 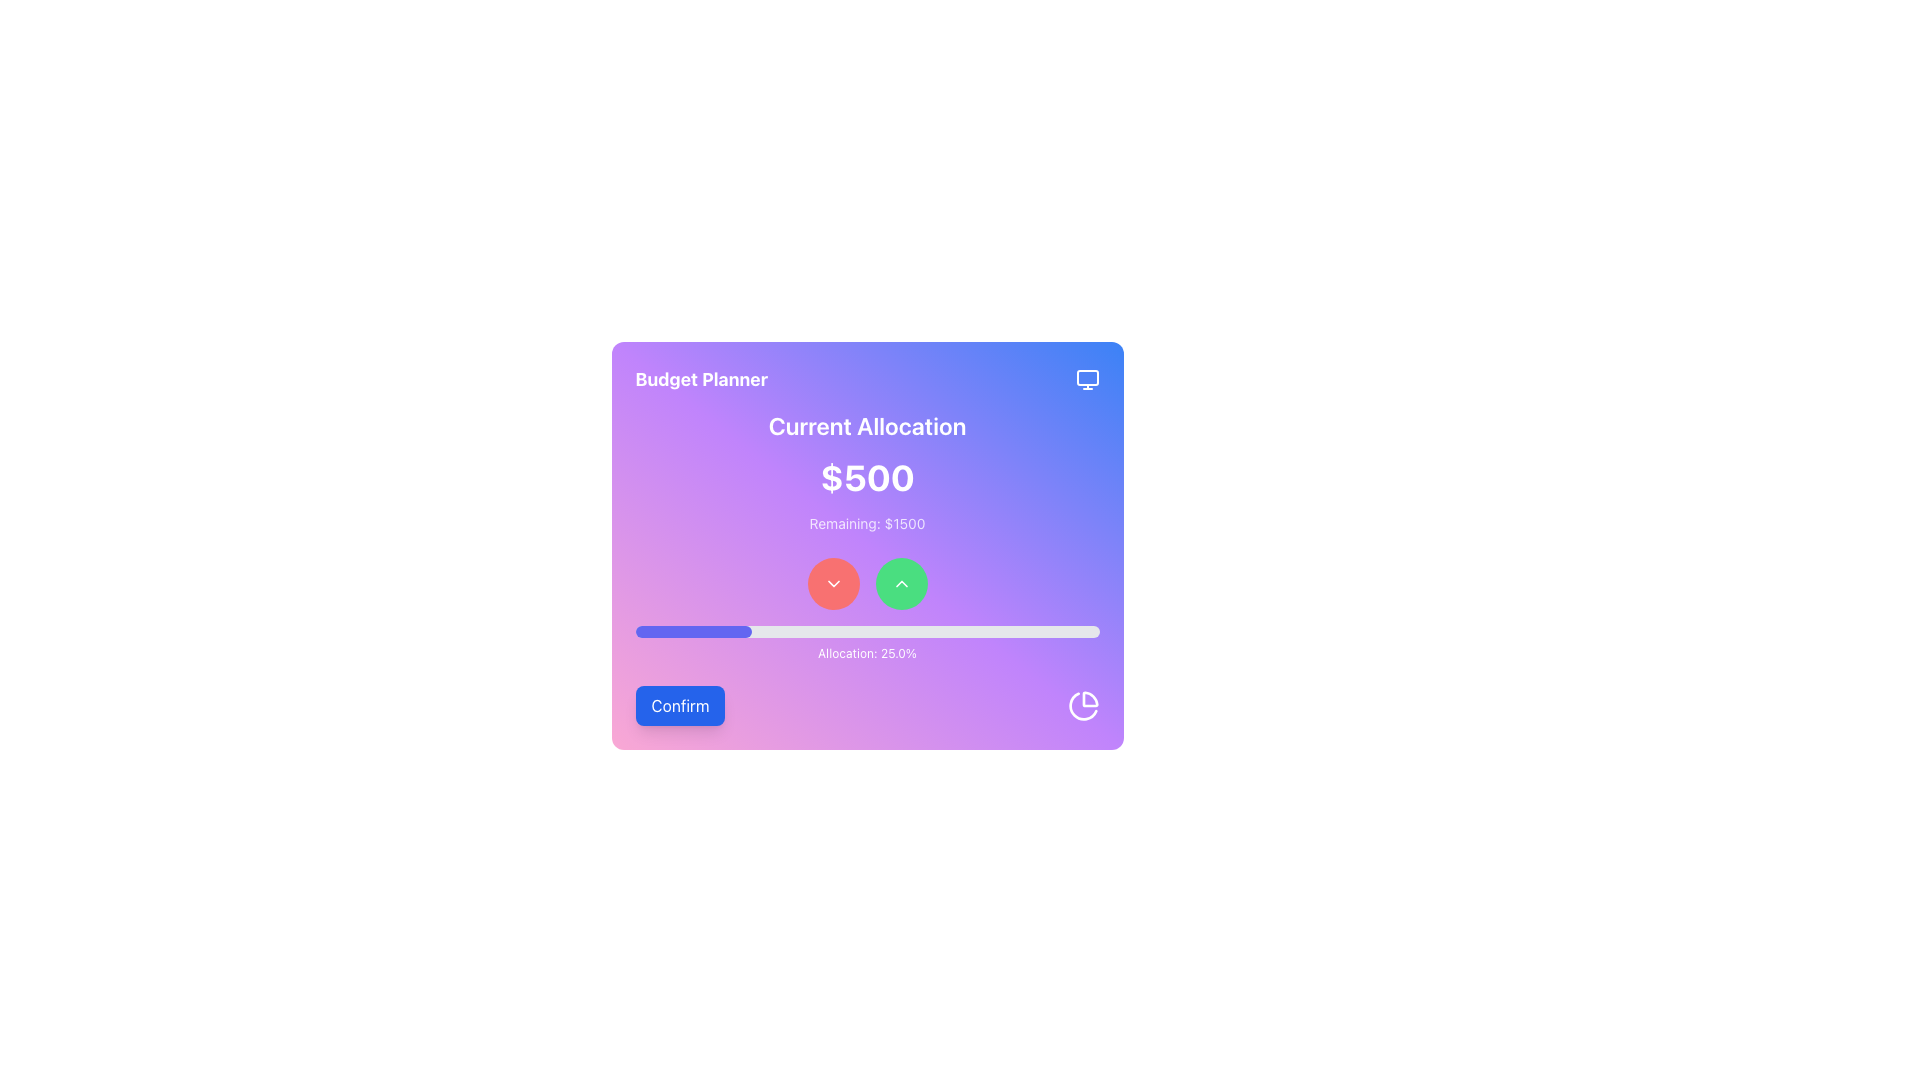 I want to click on the progress represented by the Progress bar located at the bottom of the 'Current Allocation' card, indicating a budget allocation of 25%, so click(x=867, y=632).